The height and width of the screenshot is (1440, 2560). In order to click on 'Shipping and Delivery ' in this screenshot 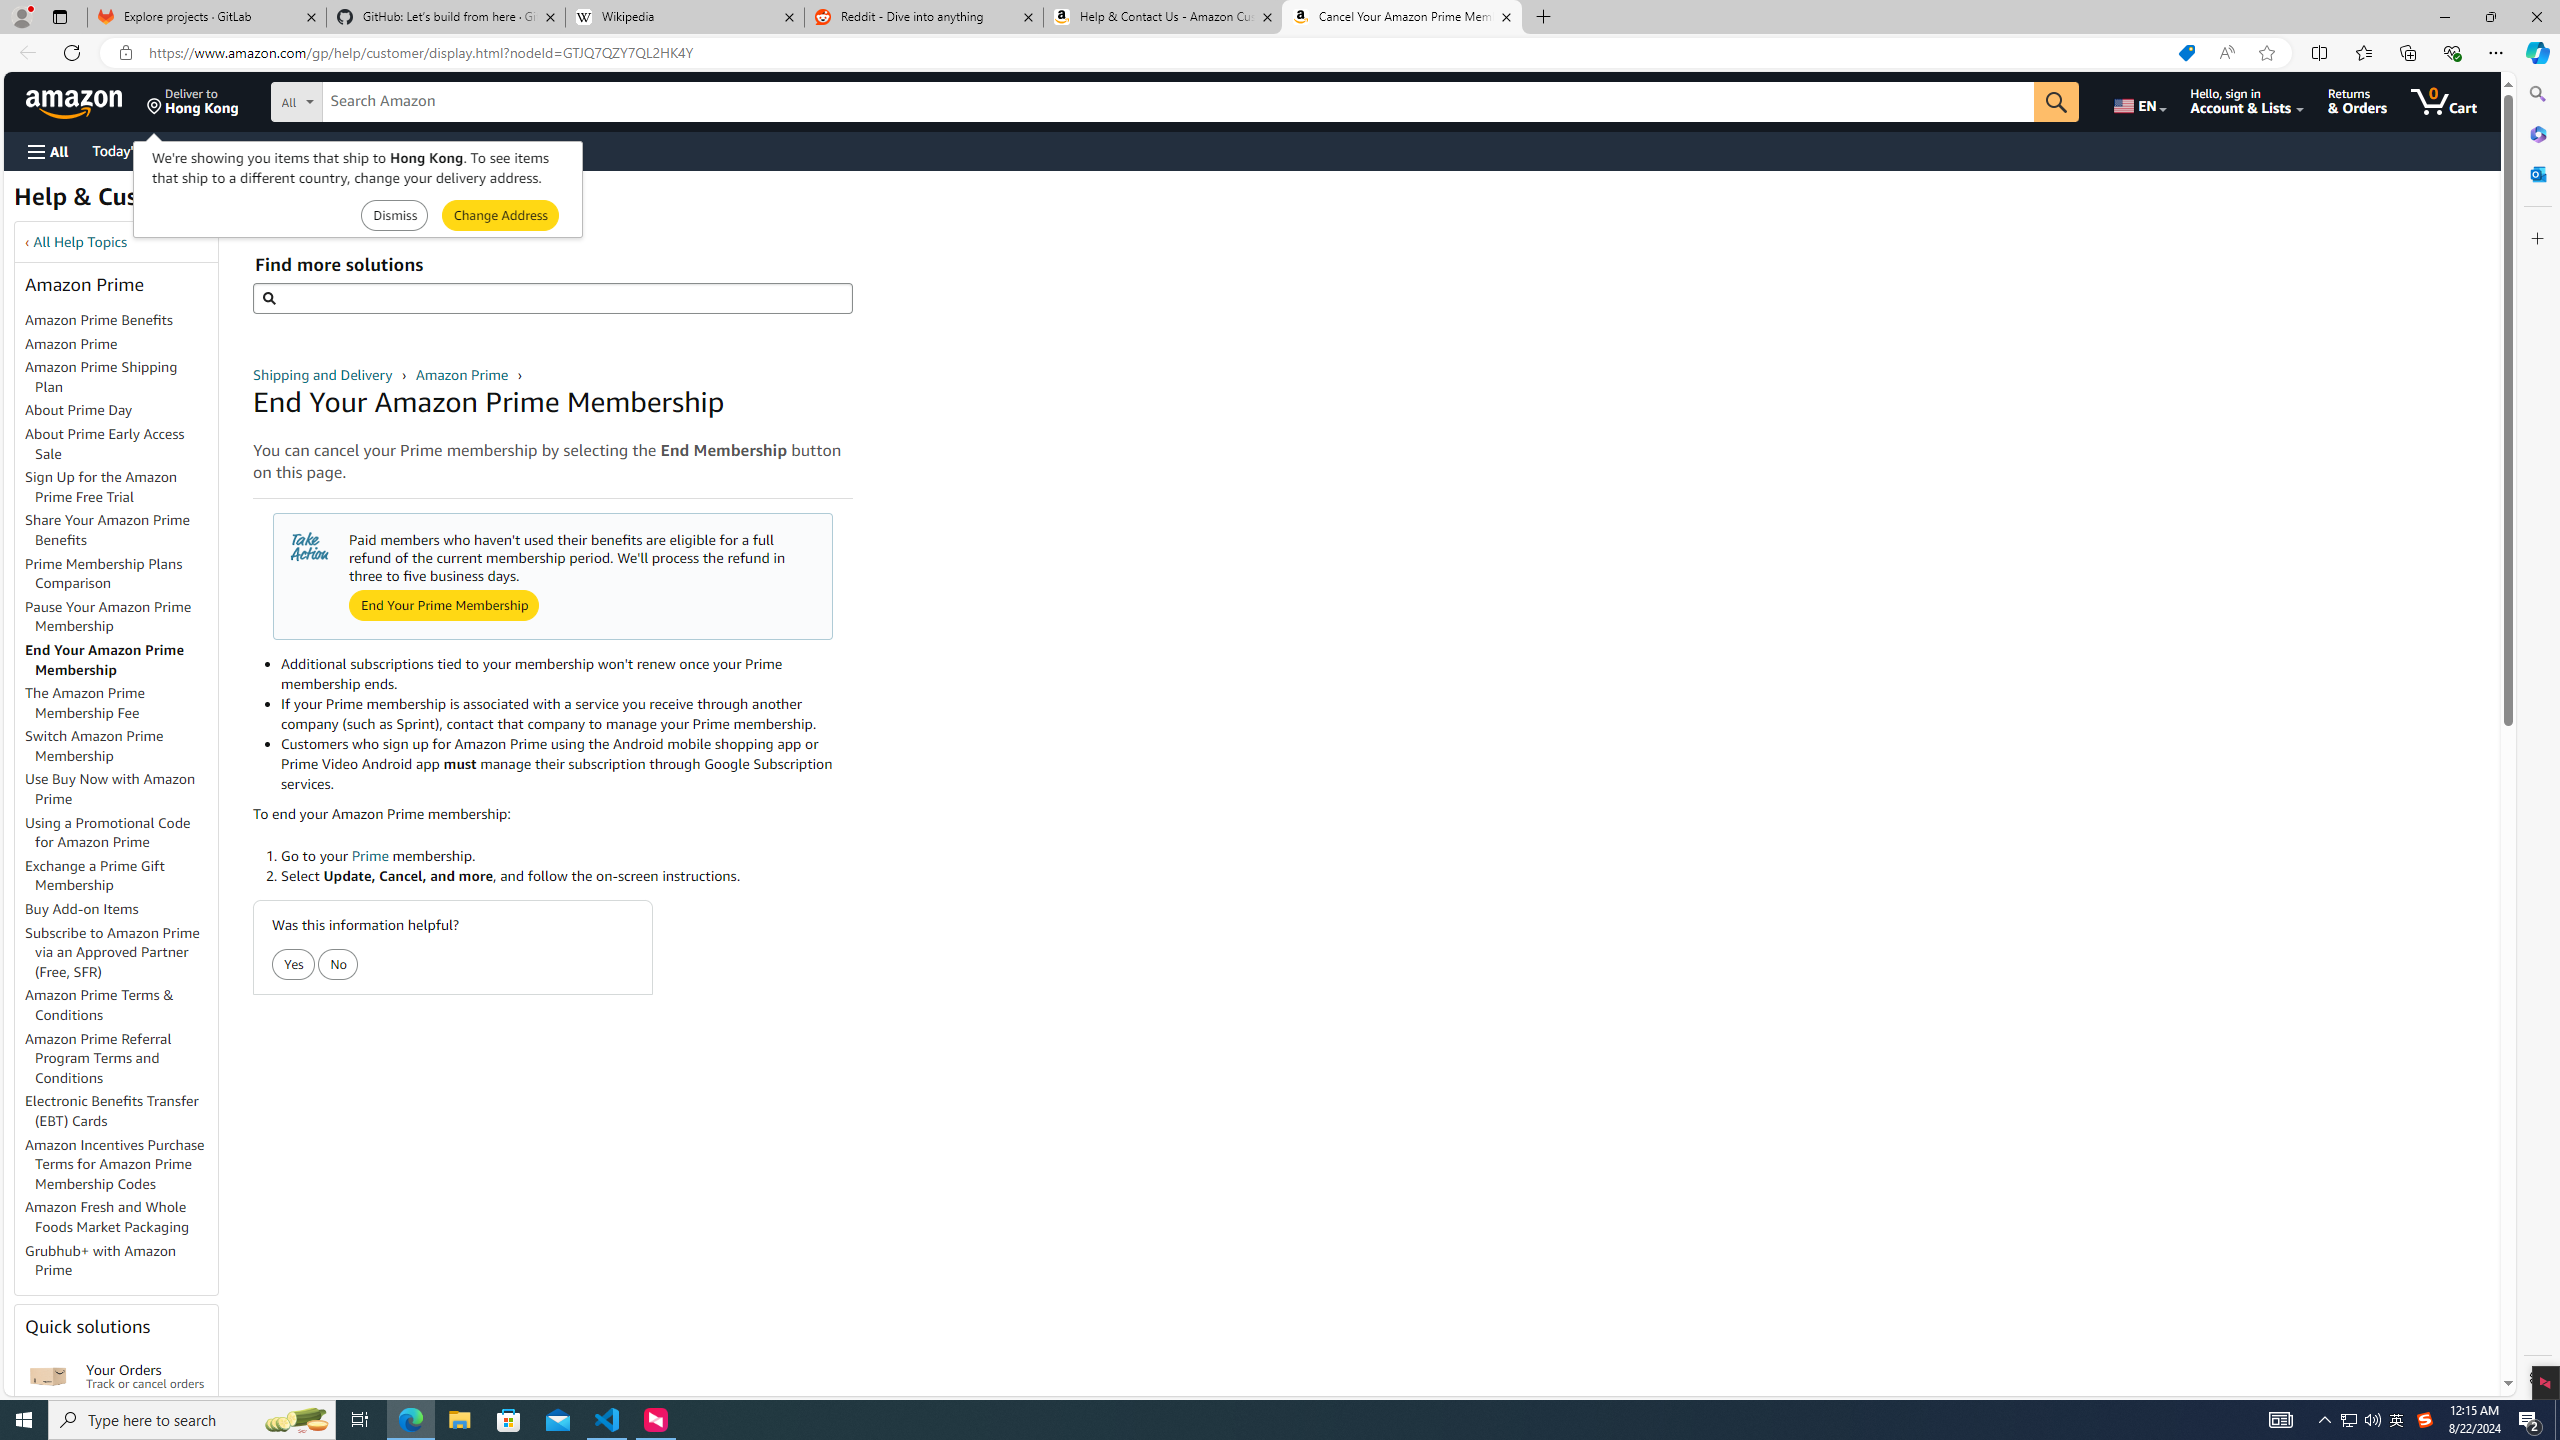, I will do `click(325, 375)`.